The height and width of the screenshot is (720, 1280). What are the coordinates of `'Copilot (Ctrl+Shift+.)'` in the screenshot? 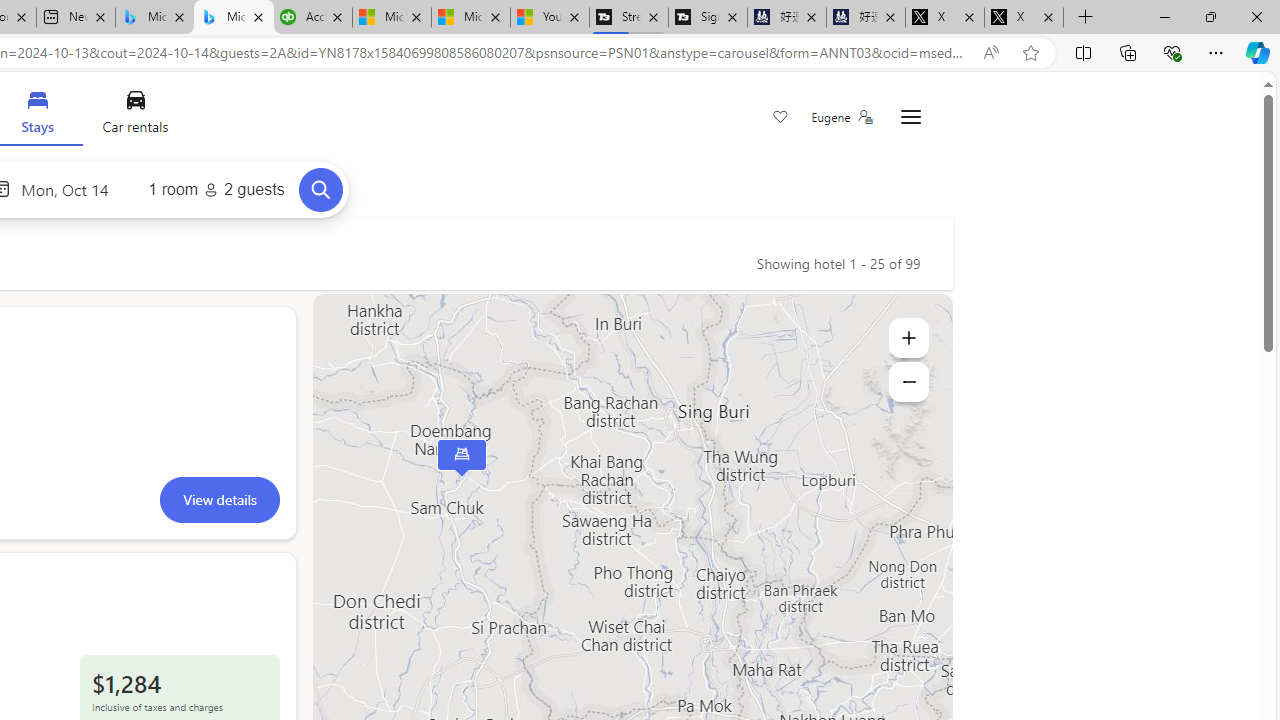 It's located at (1257, 51).